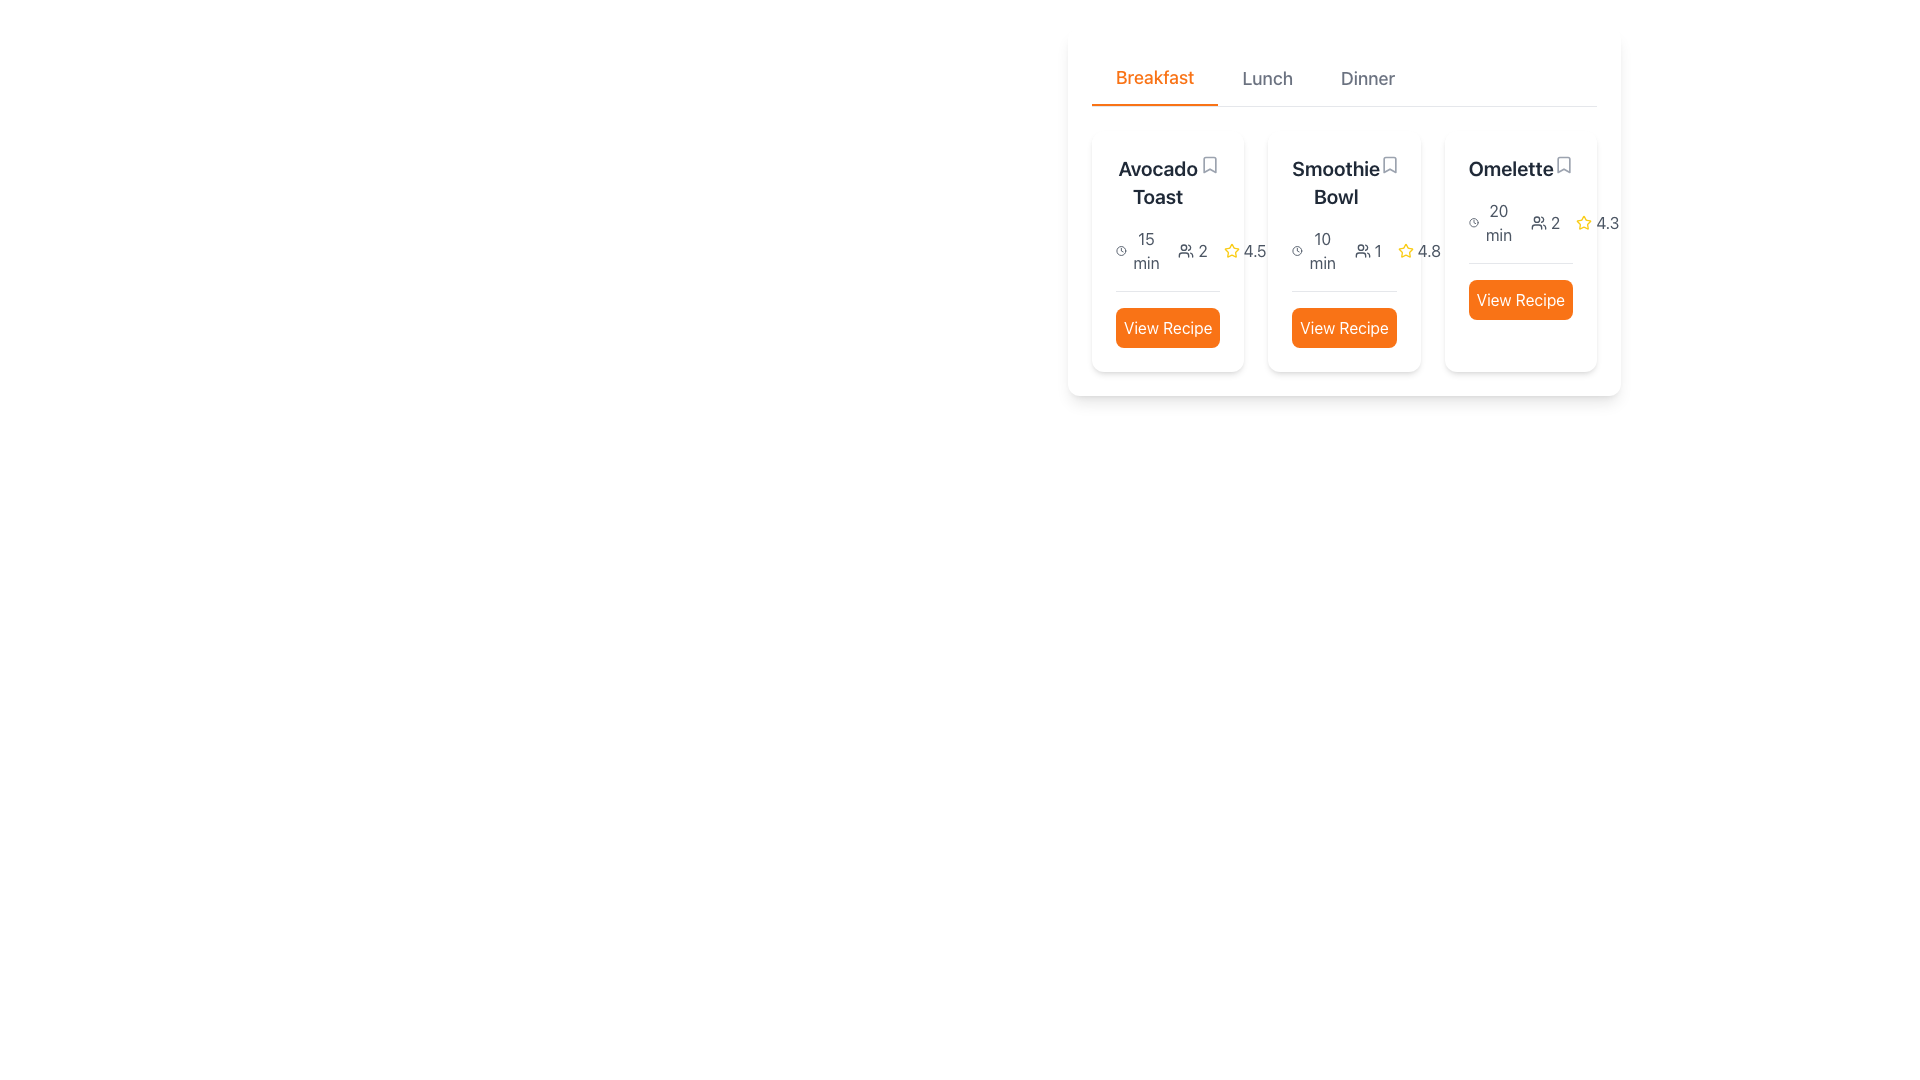 The image size is (1920, 1080). What do you see at coordinates (1562, 164) in the screenshot?
I see `the bookmark icon button, which changes color to orange when hovered, located to the right of the 'Omelette' title` at bounding box center [1562, 164].